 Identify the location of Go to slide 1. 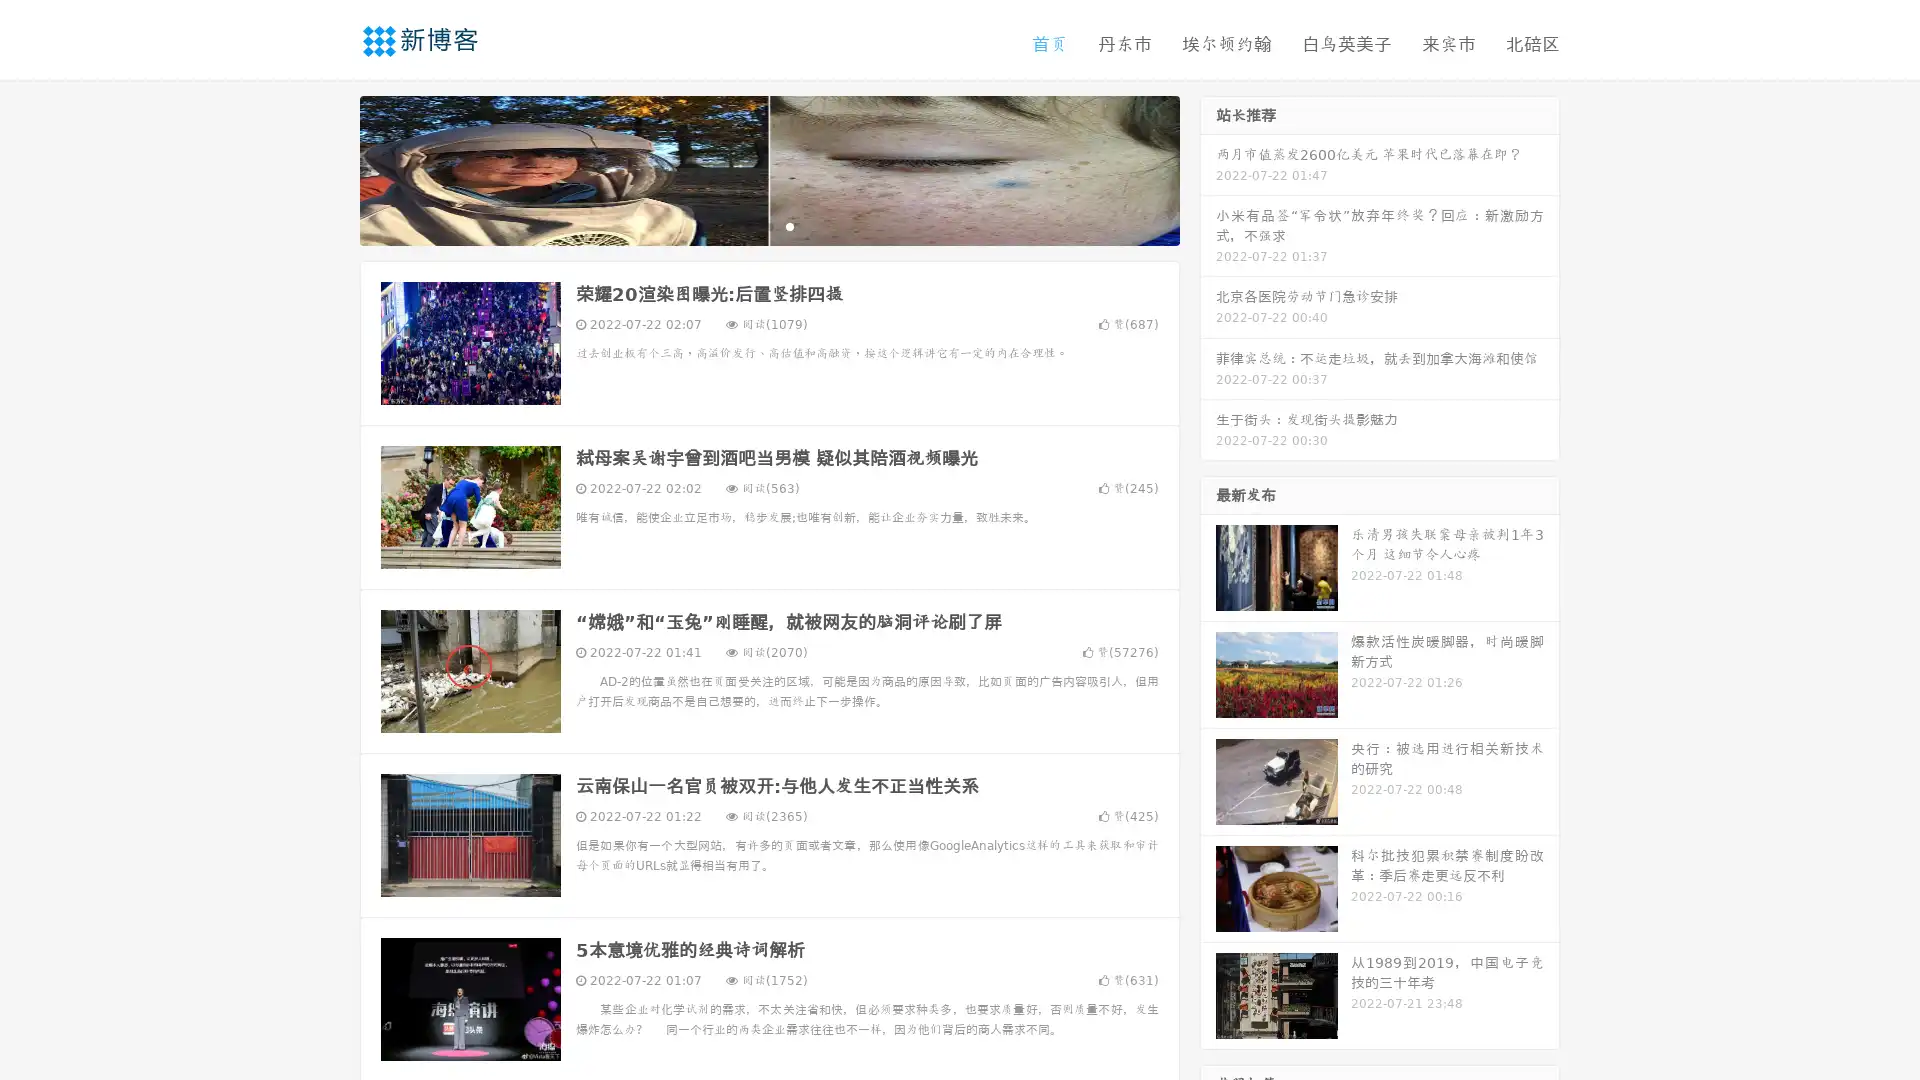
(748, 225).